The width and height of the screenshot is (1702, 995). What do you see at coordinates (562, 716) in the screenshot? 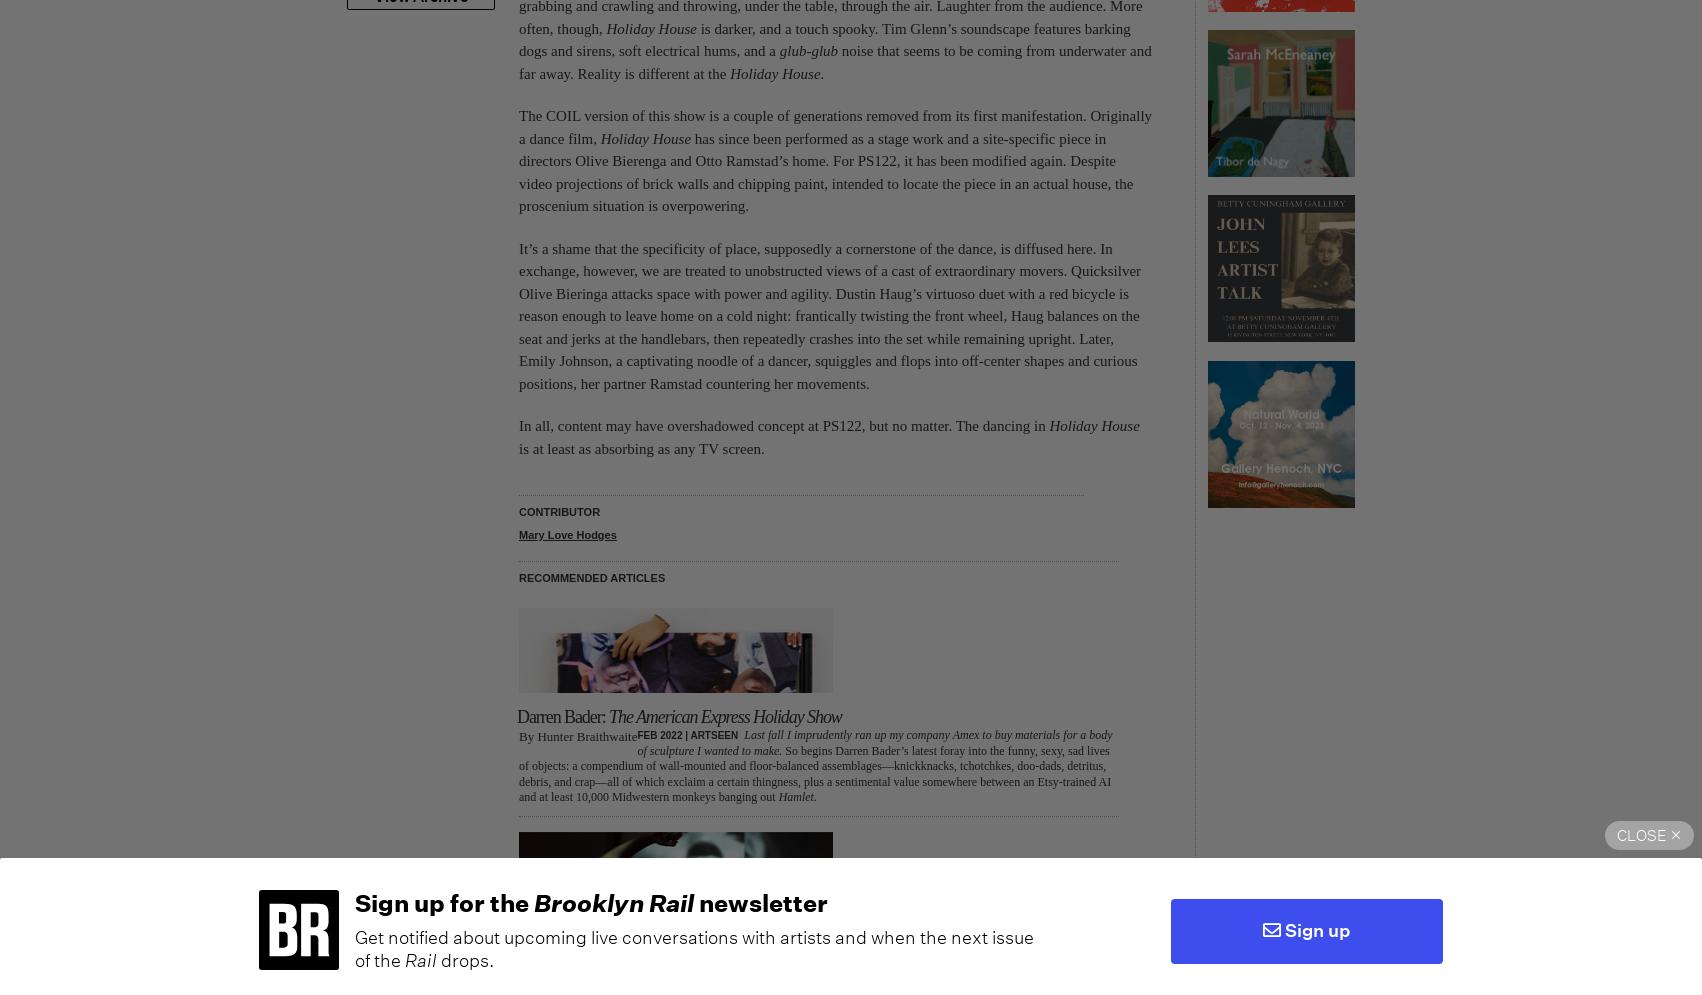
I see `'Darren Bader:'` at bounding box center [562, 716].